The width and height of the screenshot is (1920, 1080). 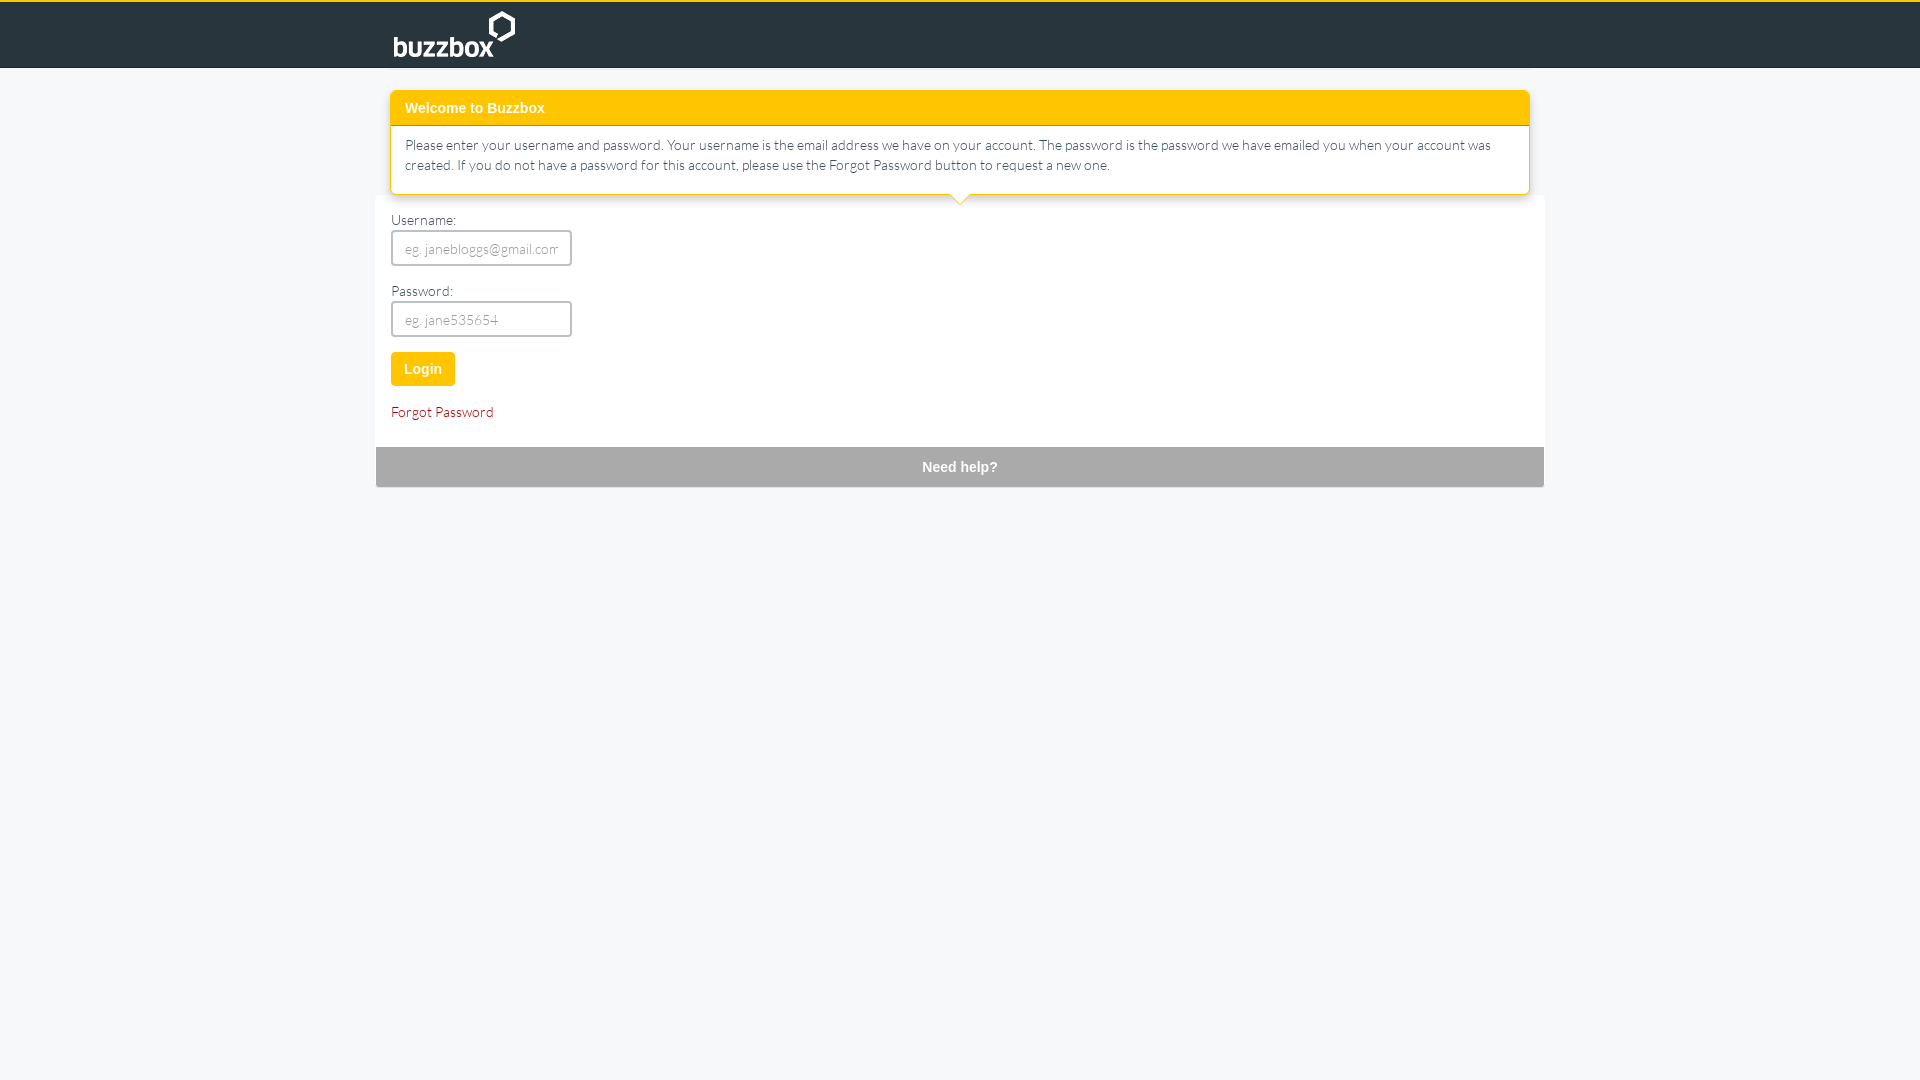 What do you see at coordinates (441, 410) in the screenshot?
I see `'Forgot Password'` at bounding box center [441, 410].